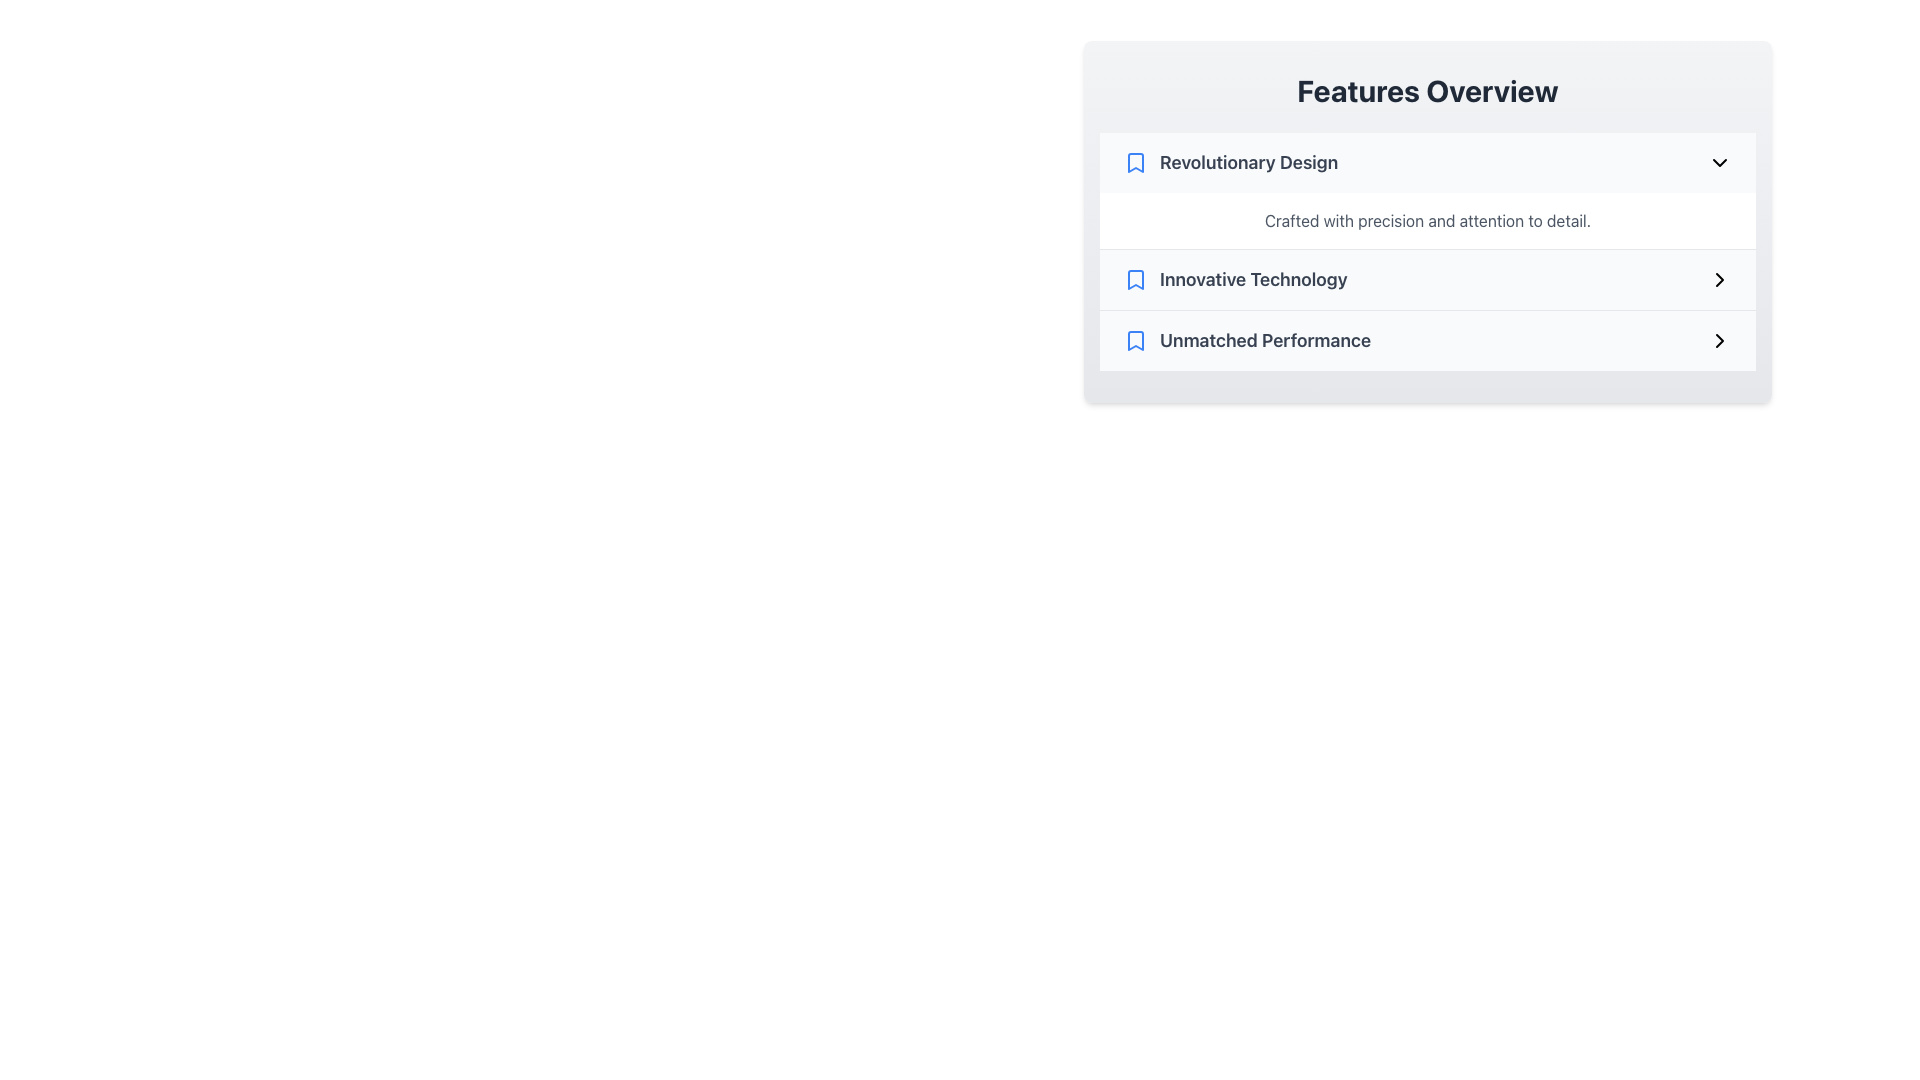 This screenshot has height=1080, width=1920. Describe the element at coordinates (1136, 339) in the screenshot. I see `the icon indicating 'Unmatched Performance', which is positioned to the left of the 'Unmatched Performance' text in a vertically arranged list of features` at that location.